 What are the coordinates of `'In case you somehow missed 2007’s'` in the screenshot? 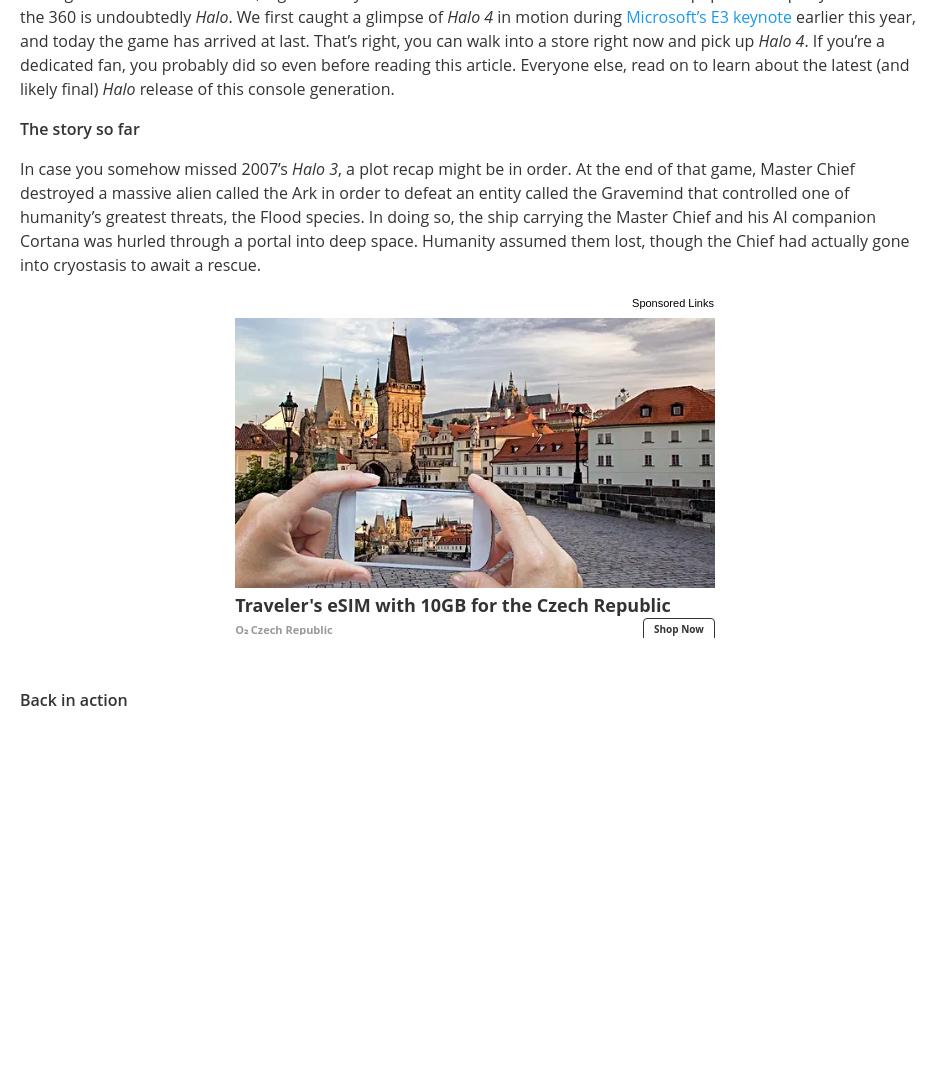 It's located at (155, 167).